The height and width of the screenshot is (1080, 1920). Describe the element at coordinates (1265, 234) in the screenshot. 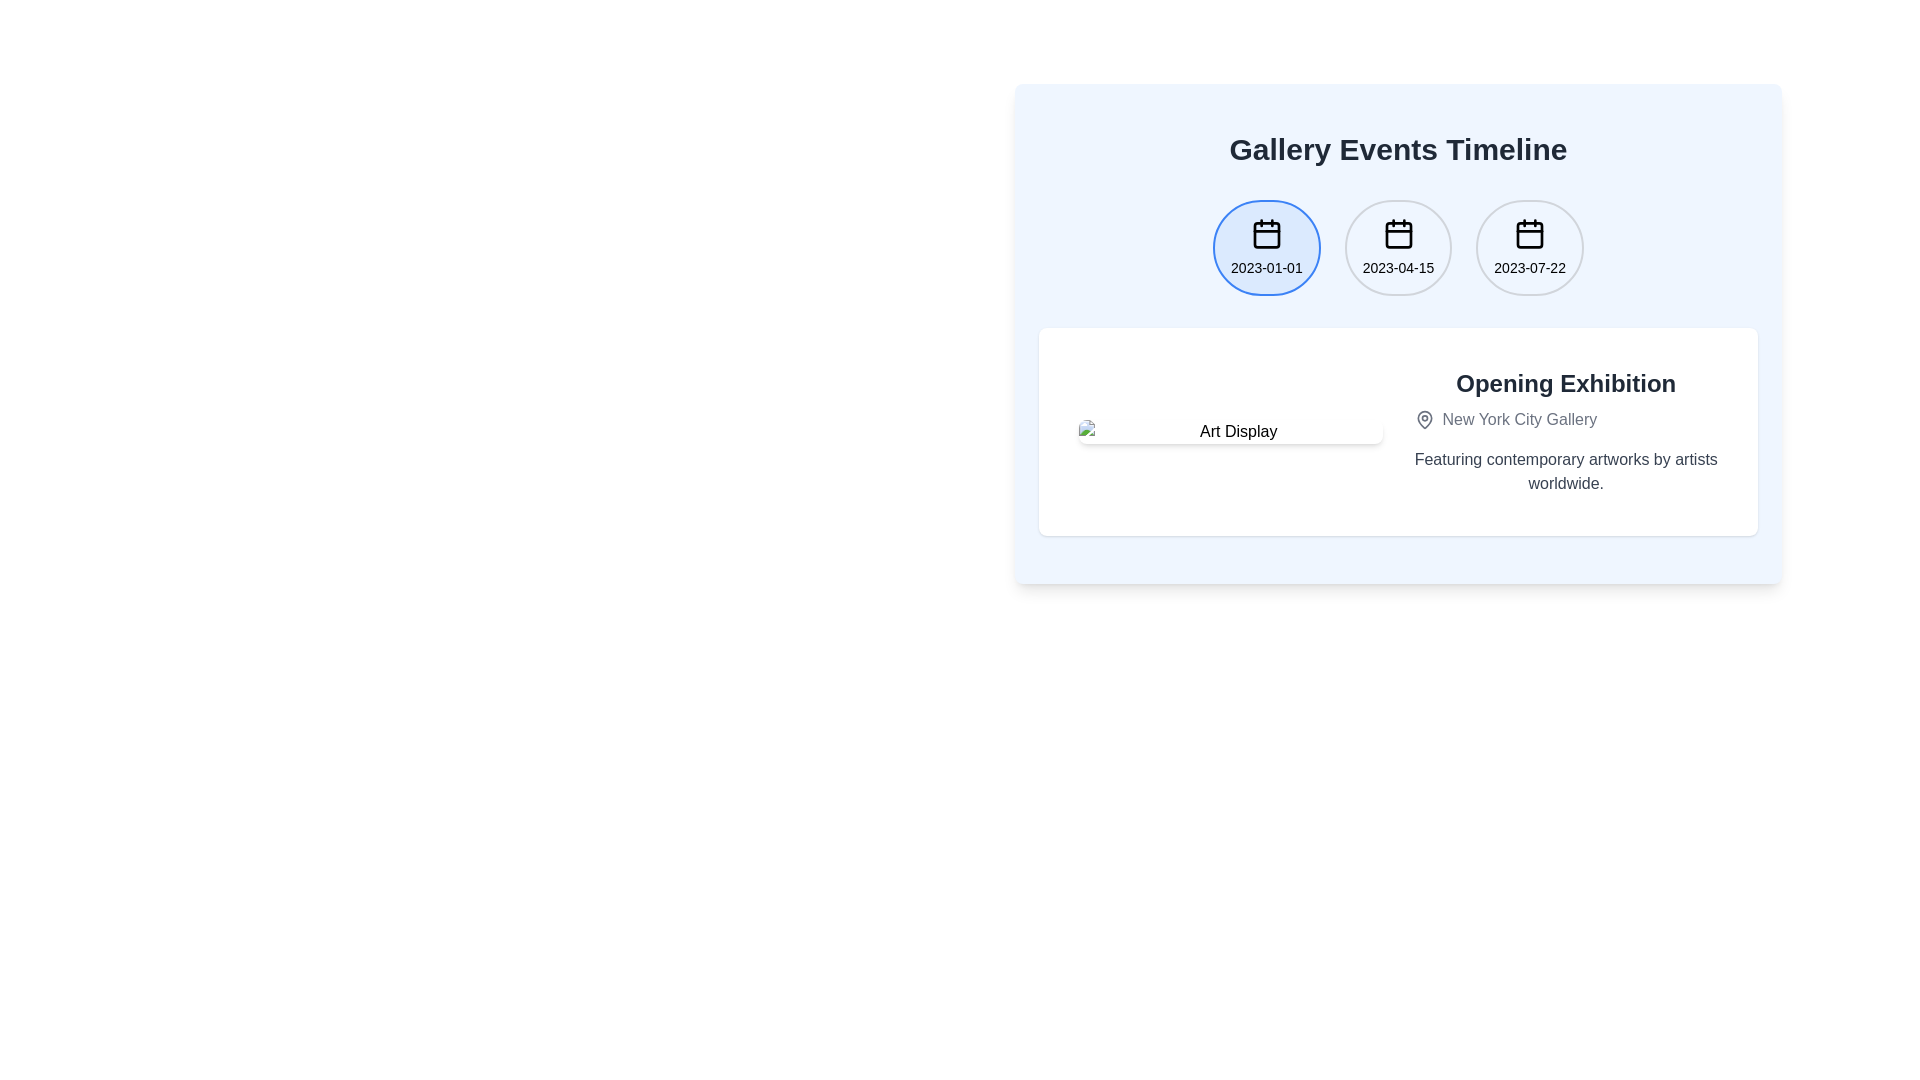

I see `the first calendar icon` at that location.